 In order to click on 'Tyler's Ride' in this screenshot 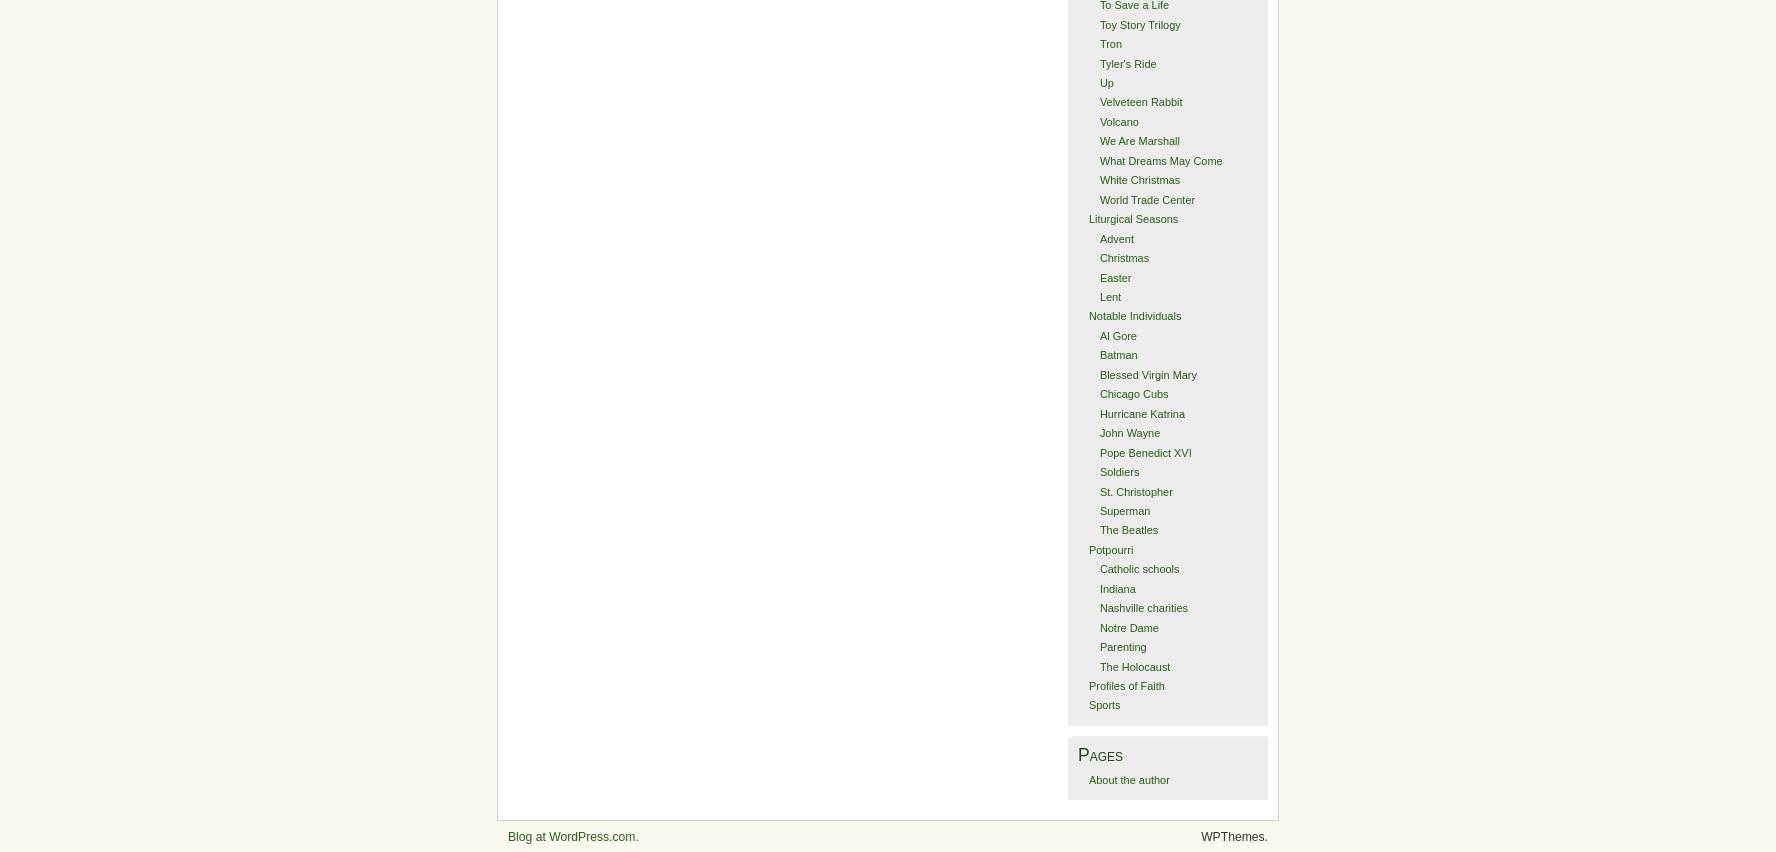, I will do `click(1127, 62)`.